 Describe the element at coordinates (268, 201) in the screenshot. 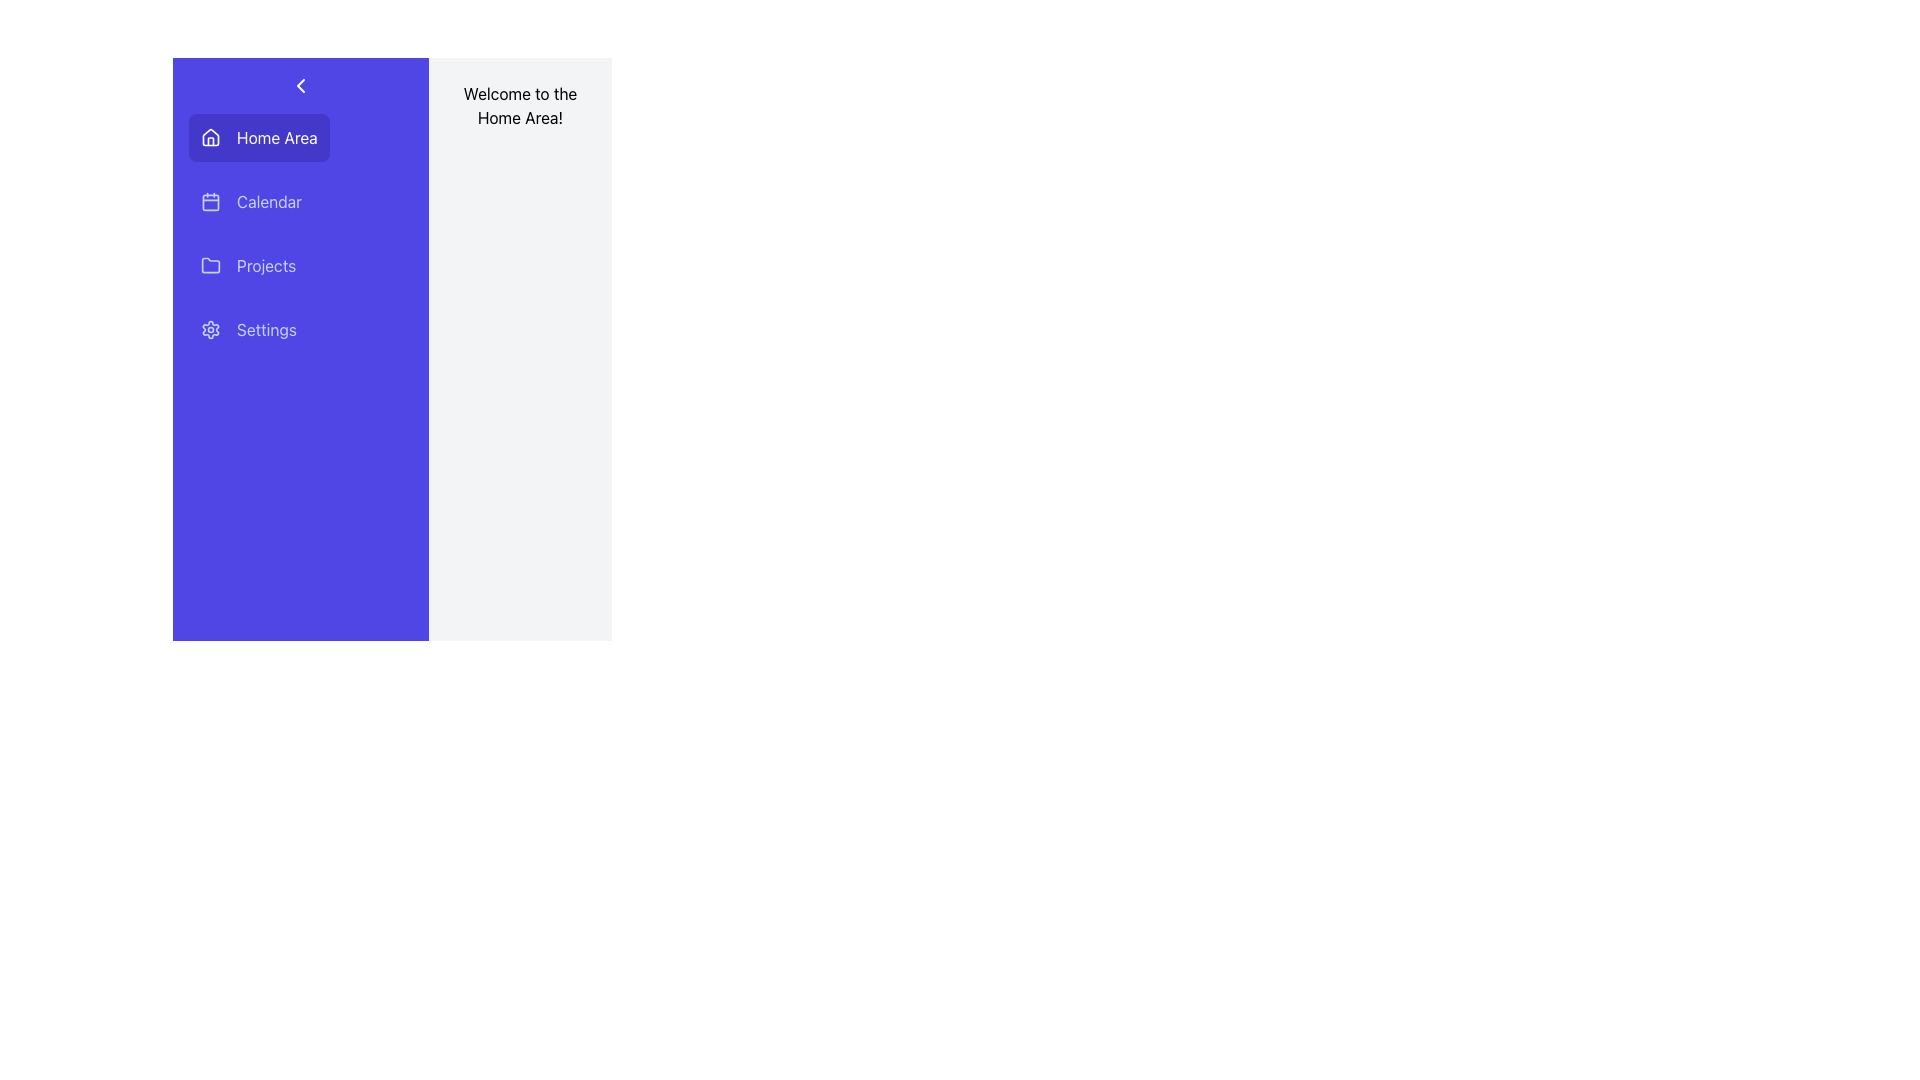

I see `the Text Label in the vertical navigation menu that leads` at that location.